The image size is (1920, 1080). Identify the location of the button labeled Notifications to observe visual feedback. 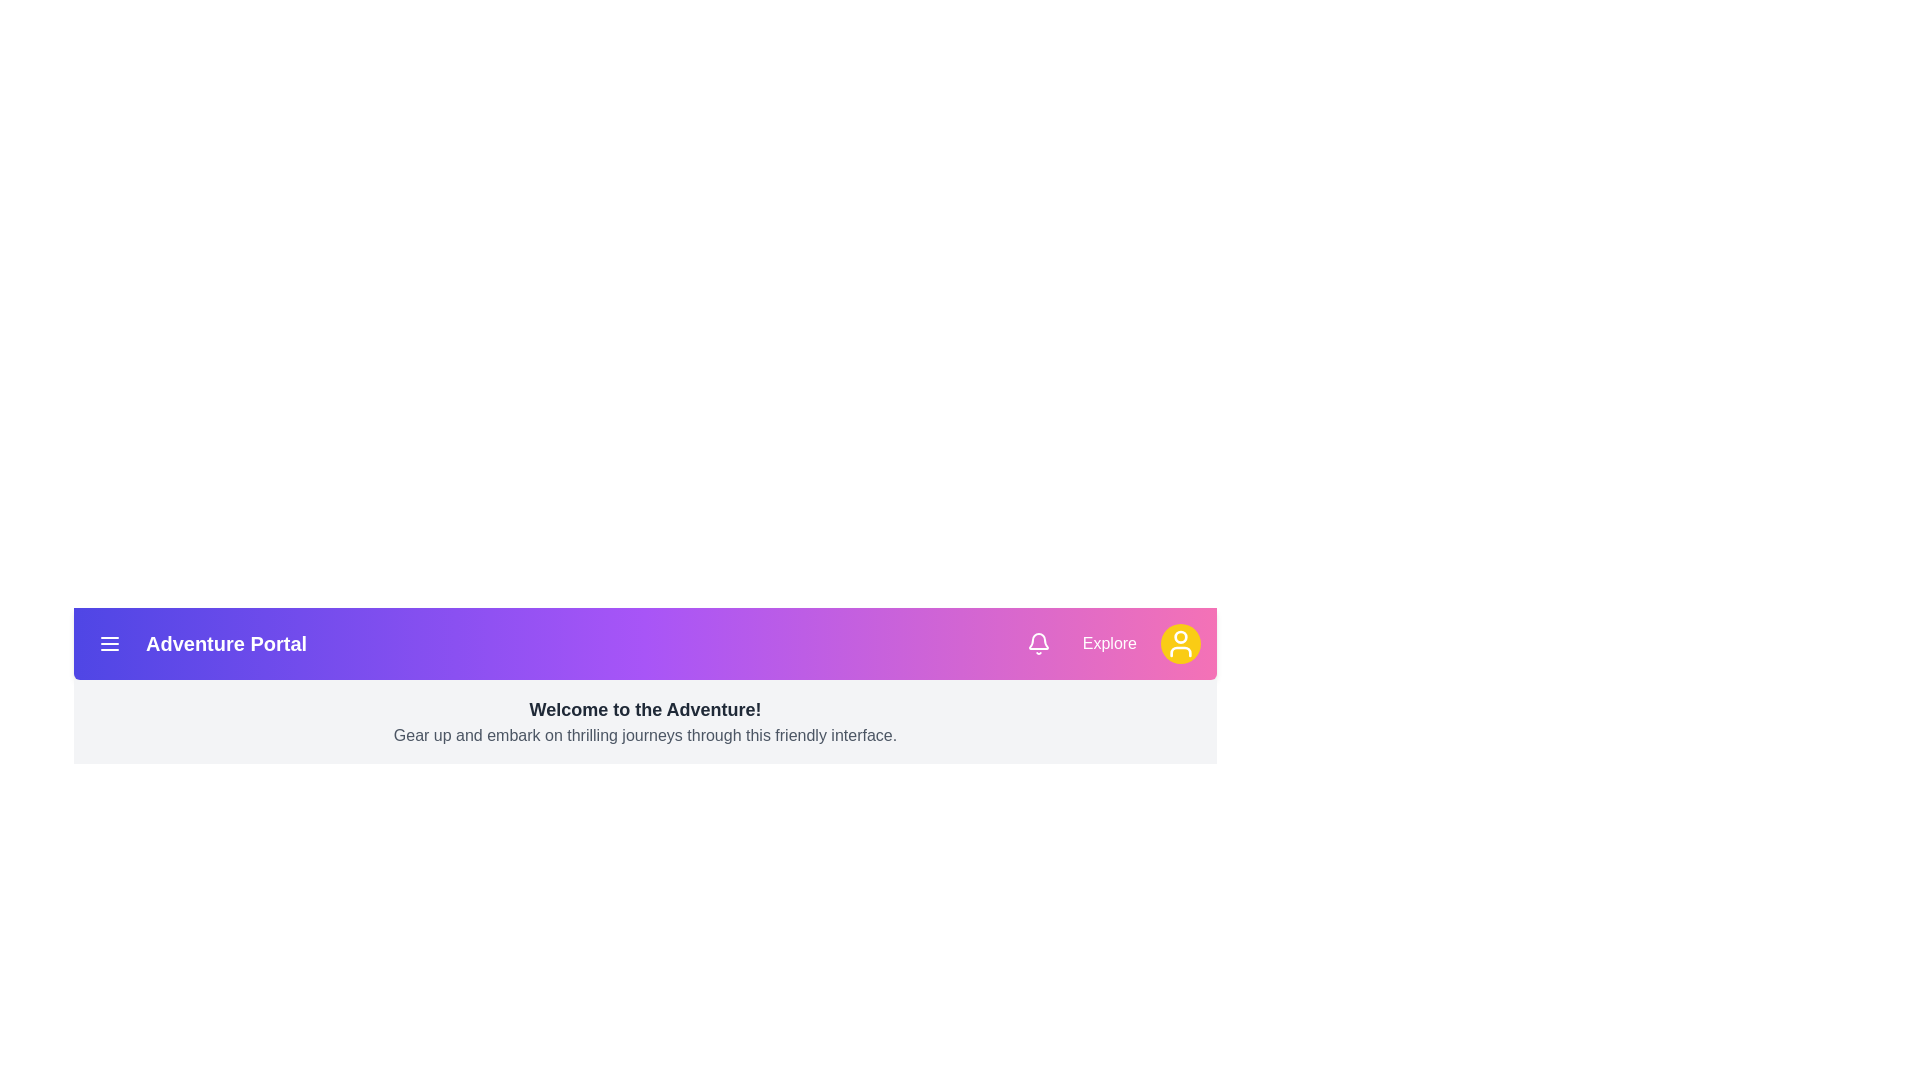
(1038, 644).